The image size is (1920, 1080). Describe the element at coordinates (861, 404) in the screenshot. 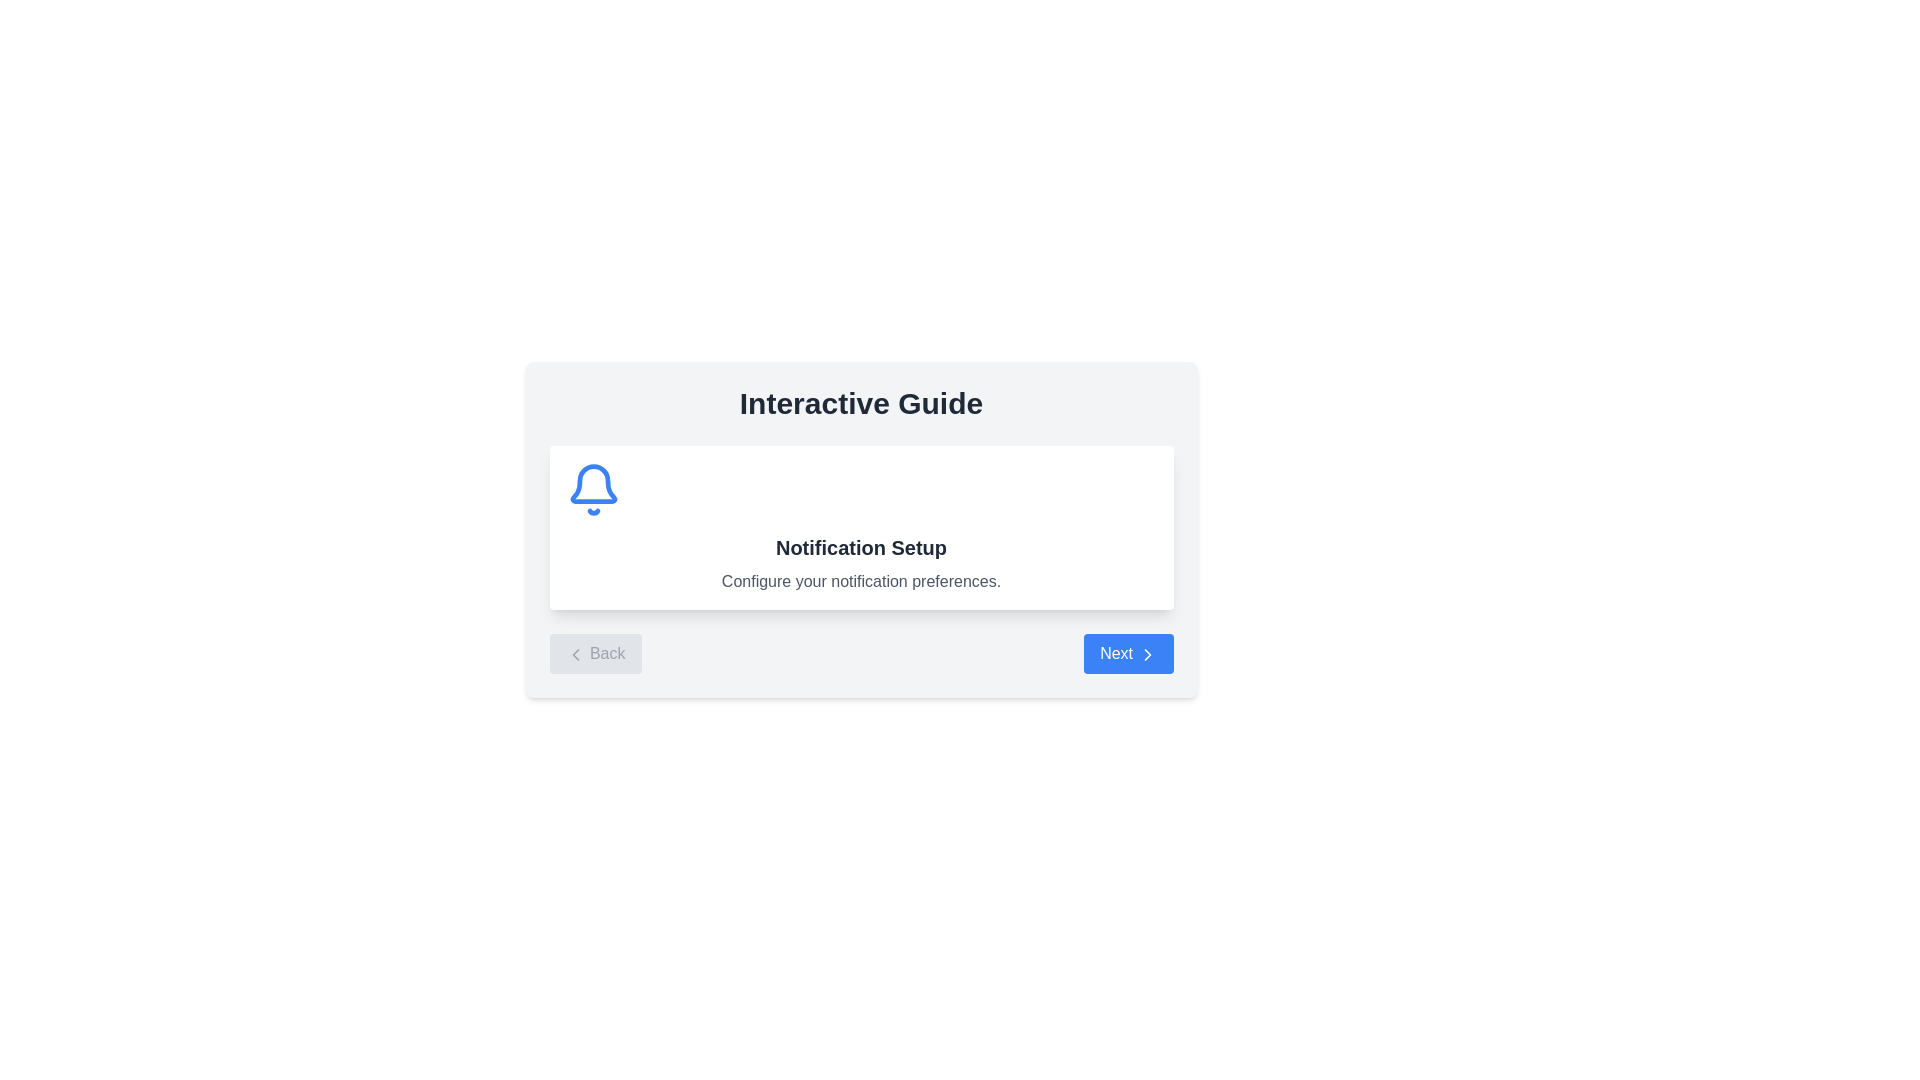

I see `the Header element that serves as a title or header for the guide, positioned centrally above other elements` at that location.